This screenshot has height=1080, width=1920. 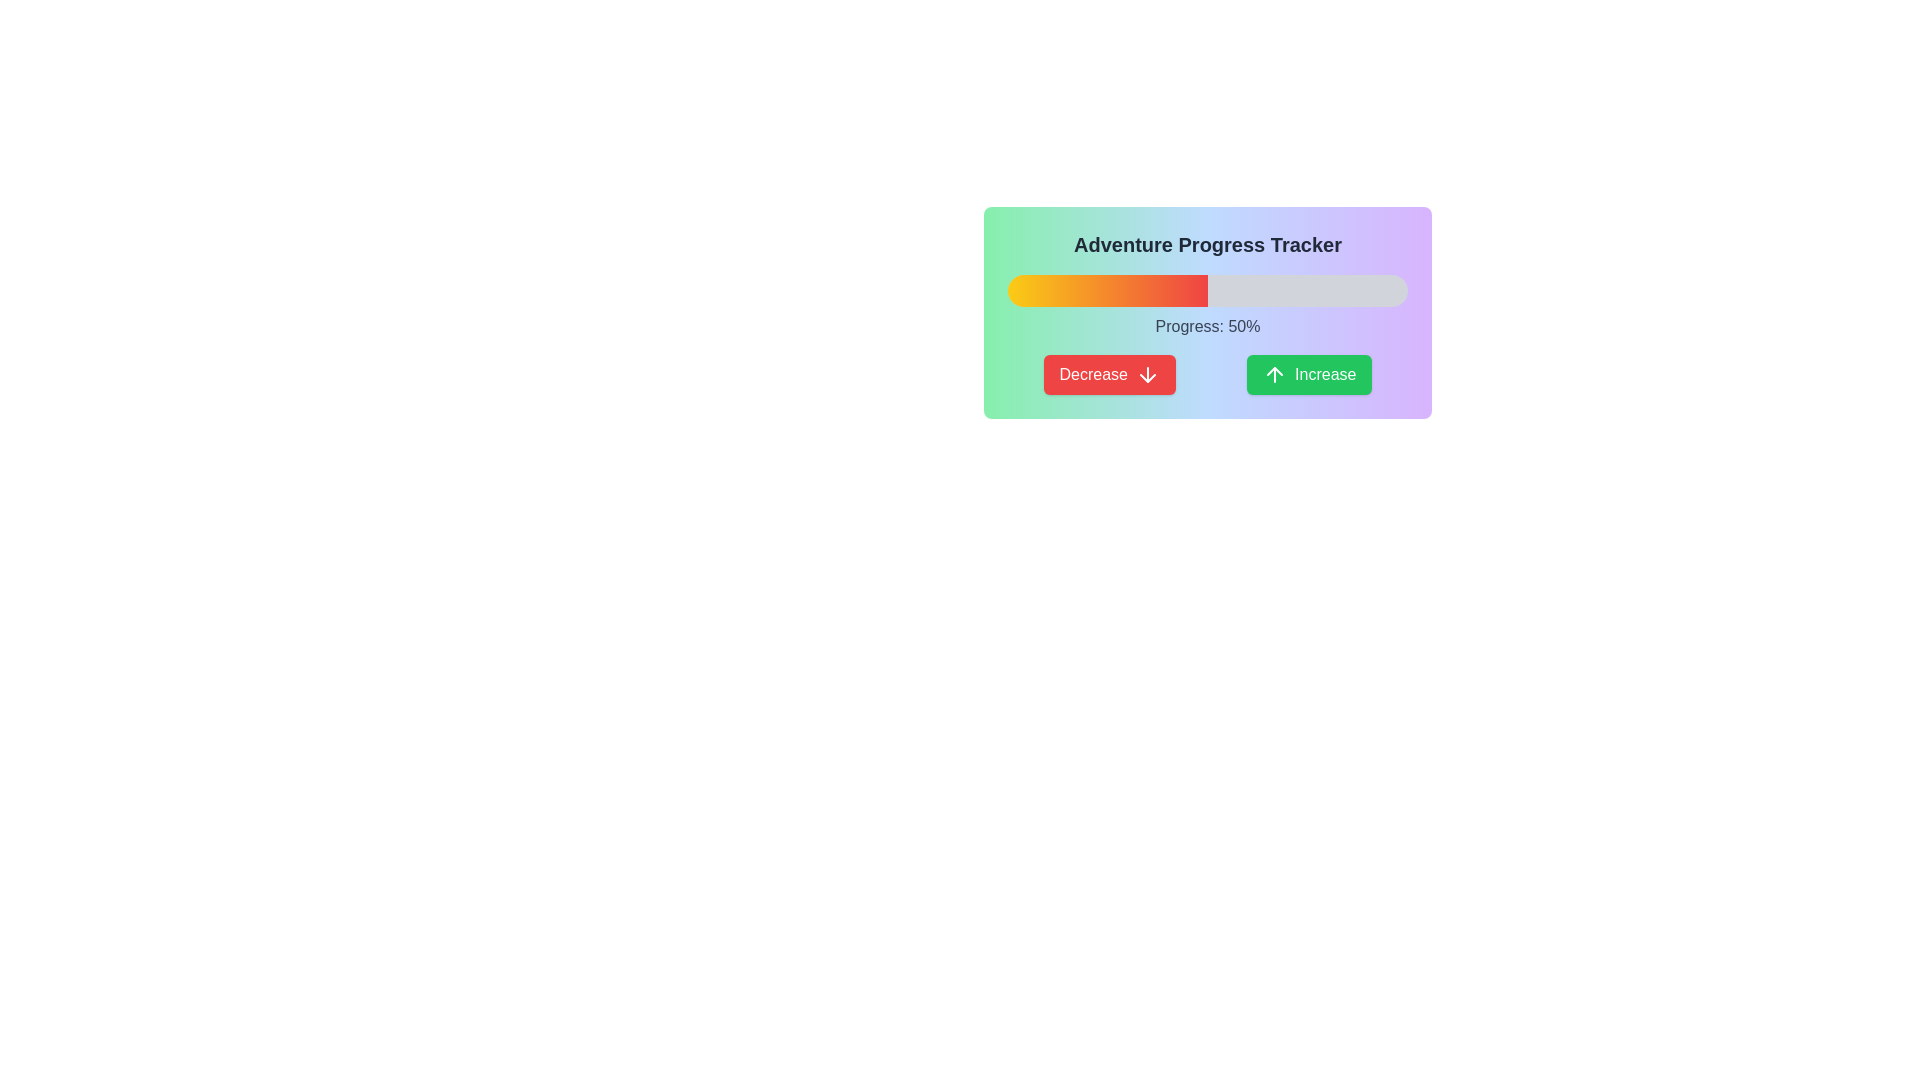 What do you see at coordinates (1147, 374) in the screenshot?
I see `the downward arrow icon adjacent to the 'Decrease' button in the 'Adventure Progress Tracker' interface` at bounding box center [1147, 374].